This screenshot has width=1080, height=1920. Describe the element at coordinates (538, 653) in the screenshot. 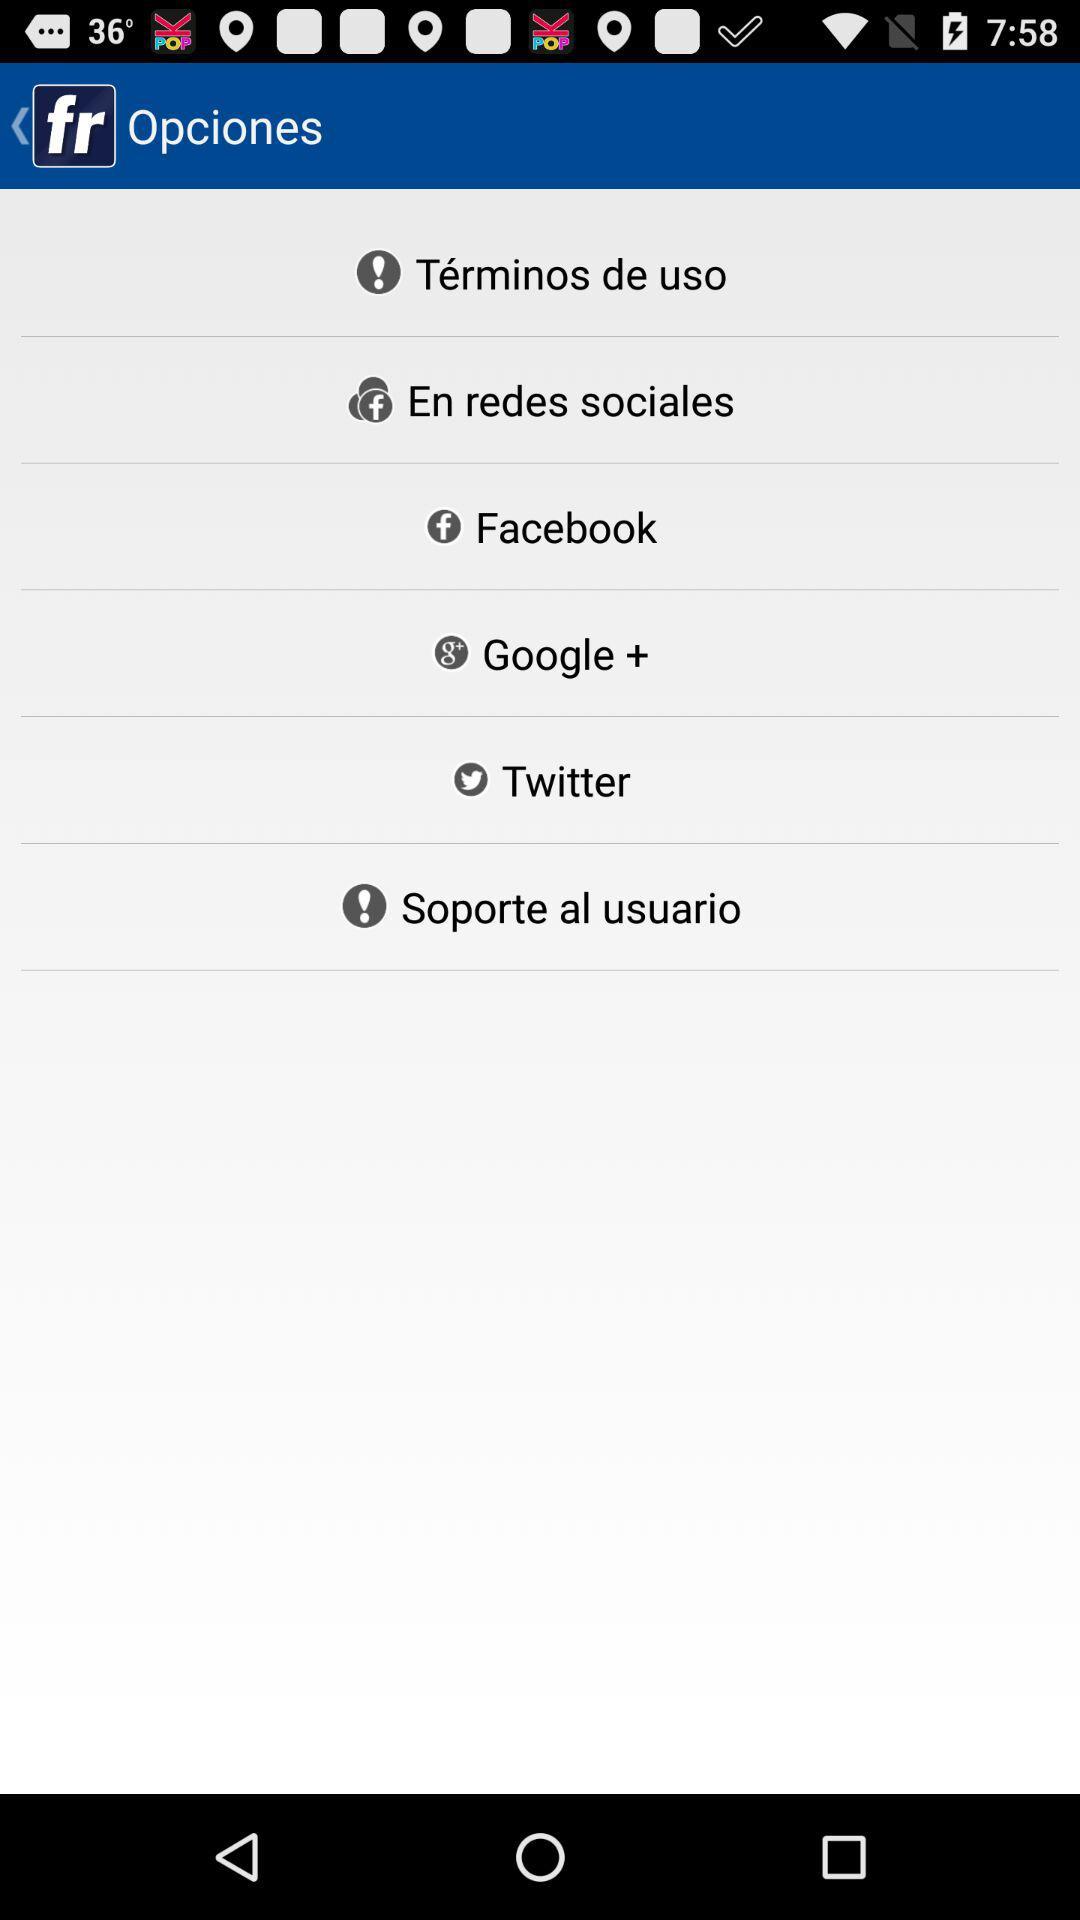

I see `the button below the facebook icon` at that location.